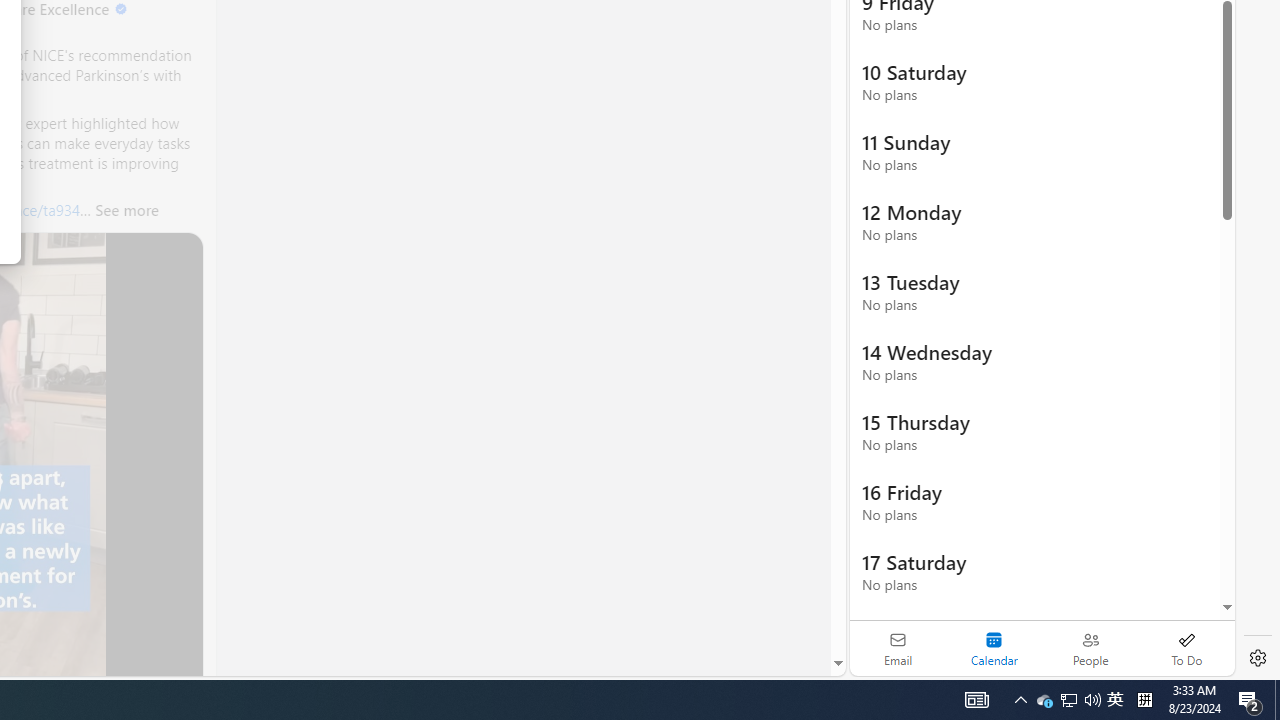  I want to click on 'To Do', so click(1186, 648).